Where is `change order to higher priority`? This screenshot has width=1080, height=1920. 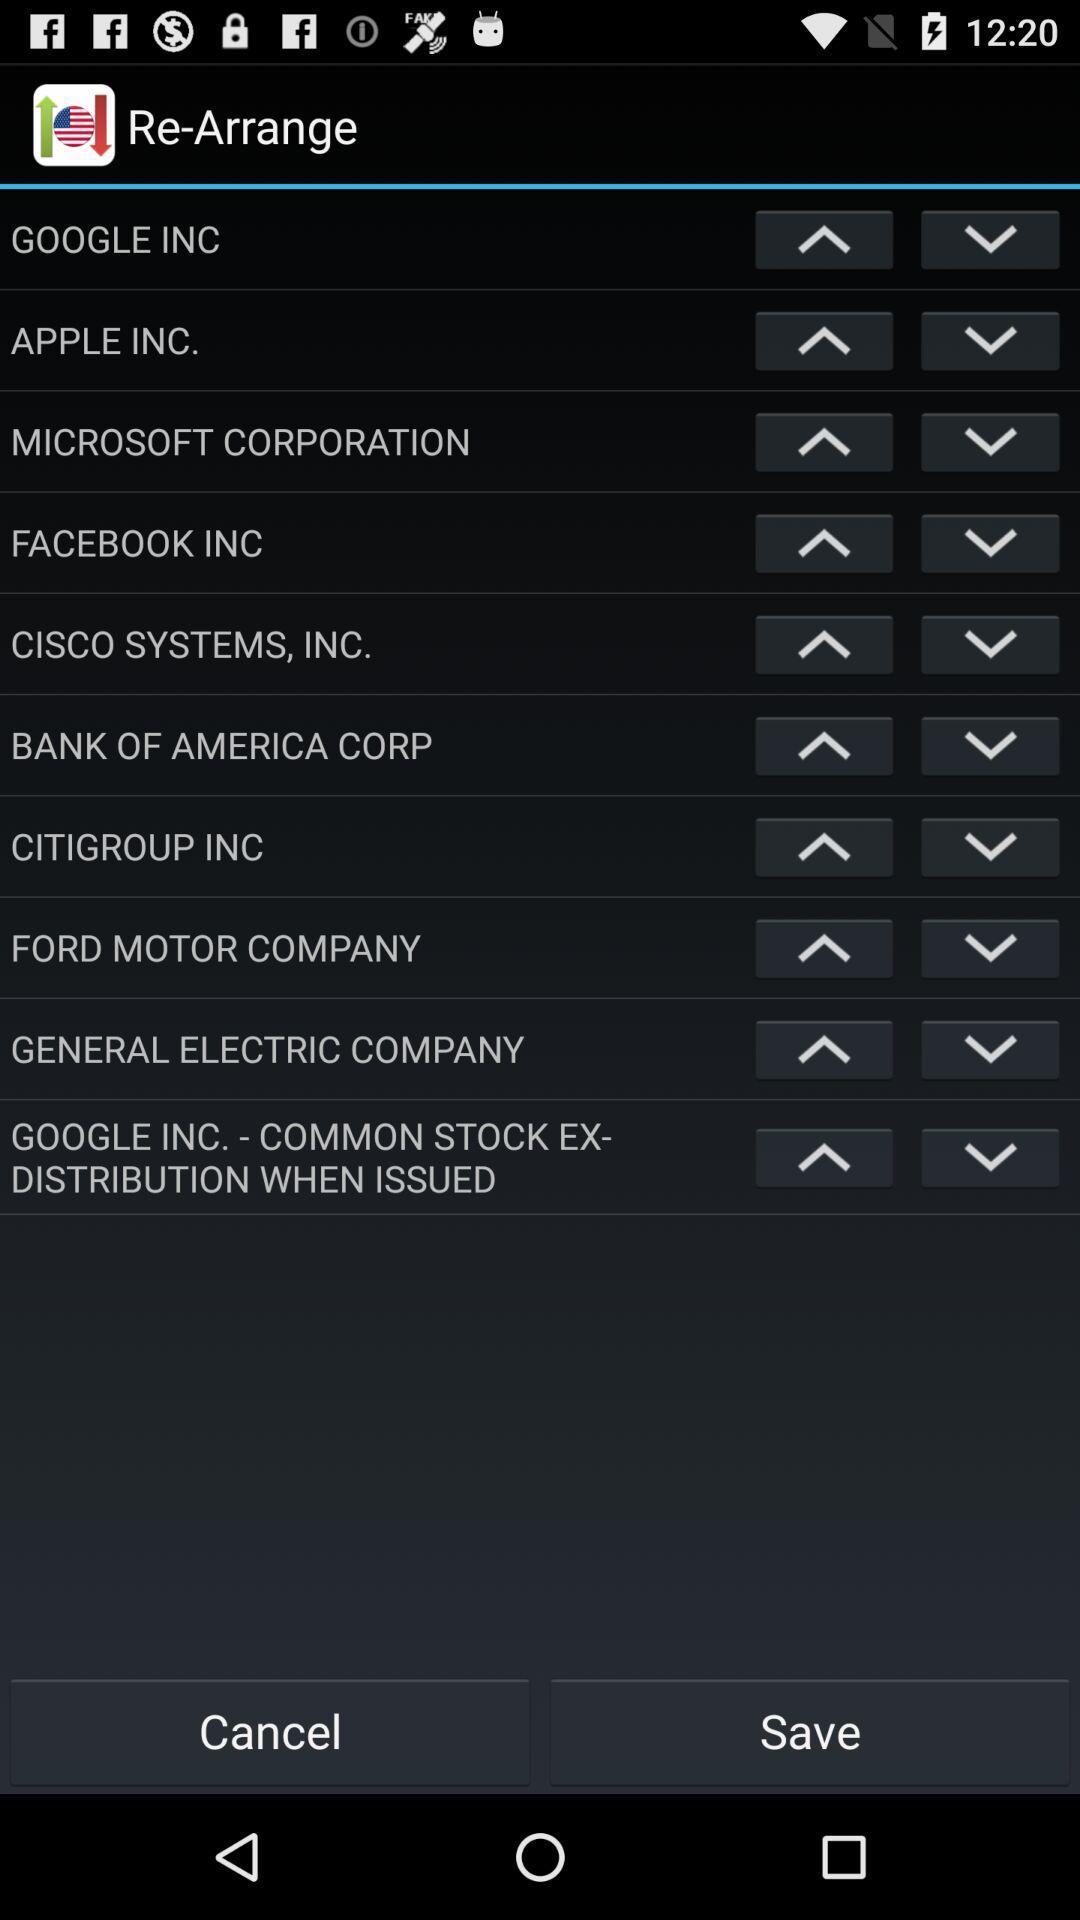 change order to higher priority is located at coordinates (824, 946).